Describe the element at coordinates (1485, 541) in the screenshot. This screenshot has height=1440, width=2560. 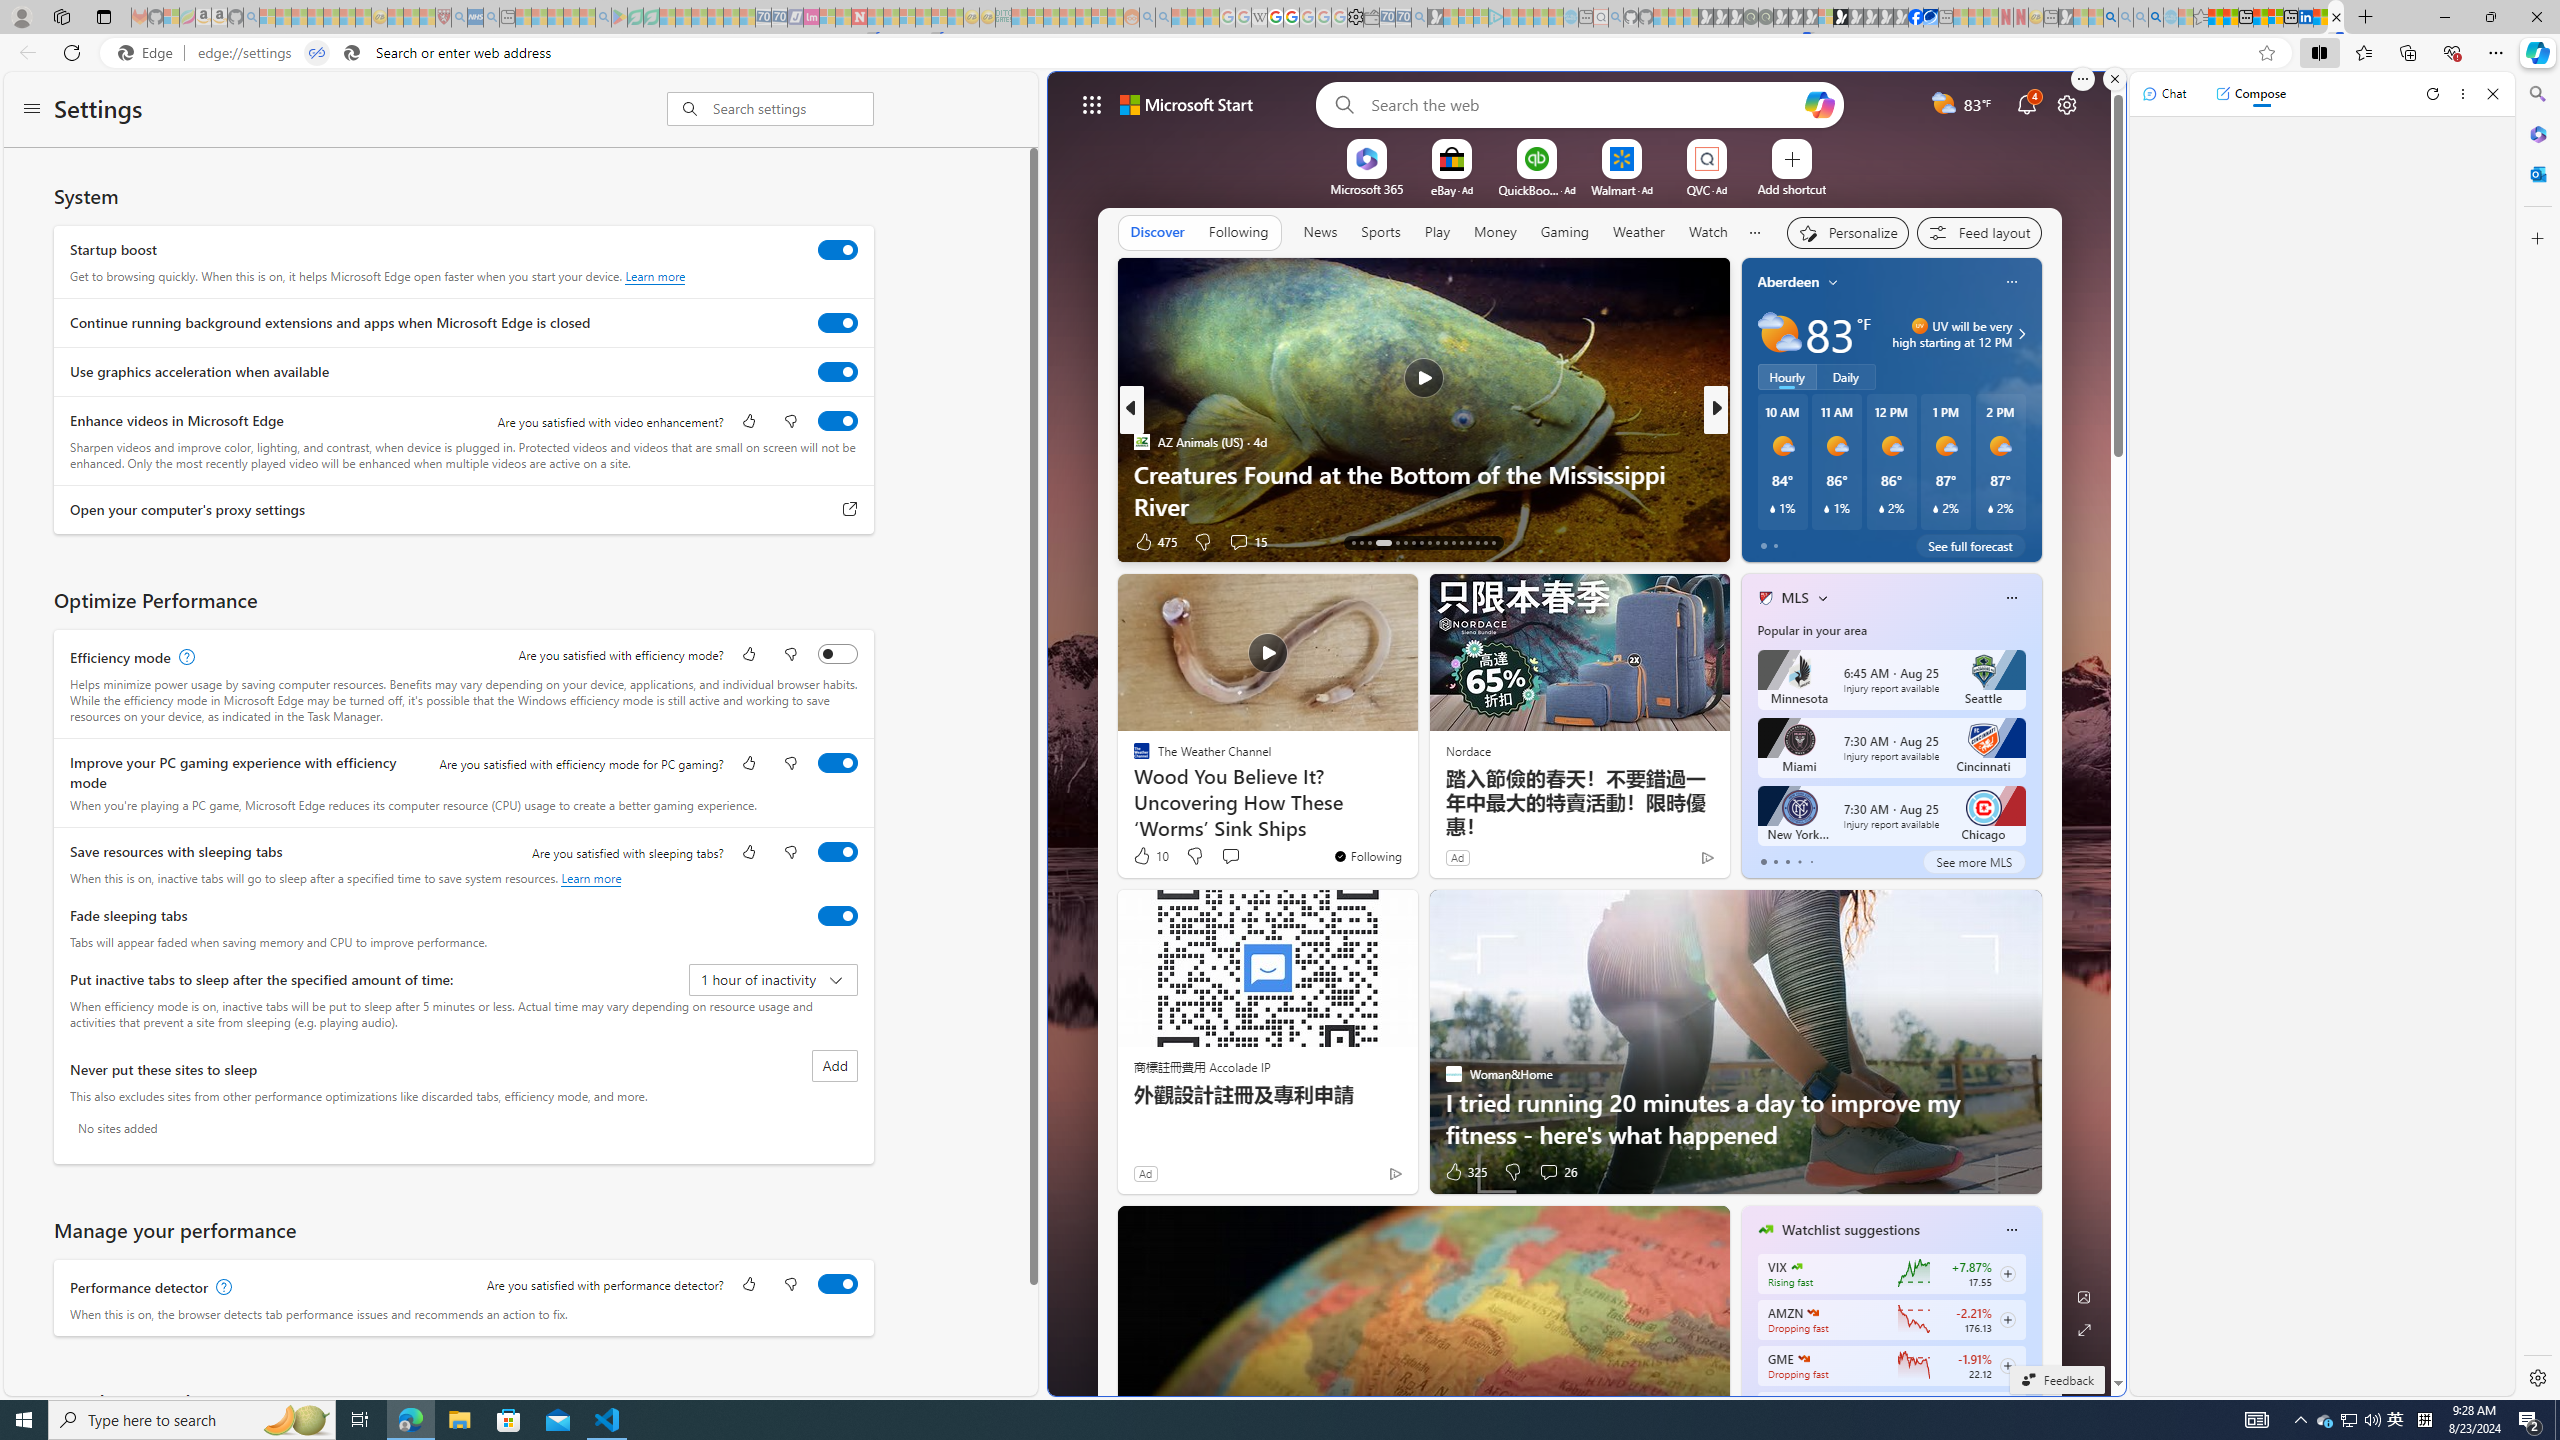
I see `'AutomationID: tab-28'` at that location.